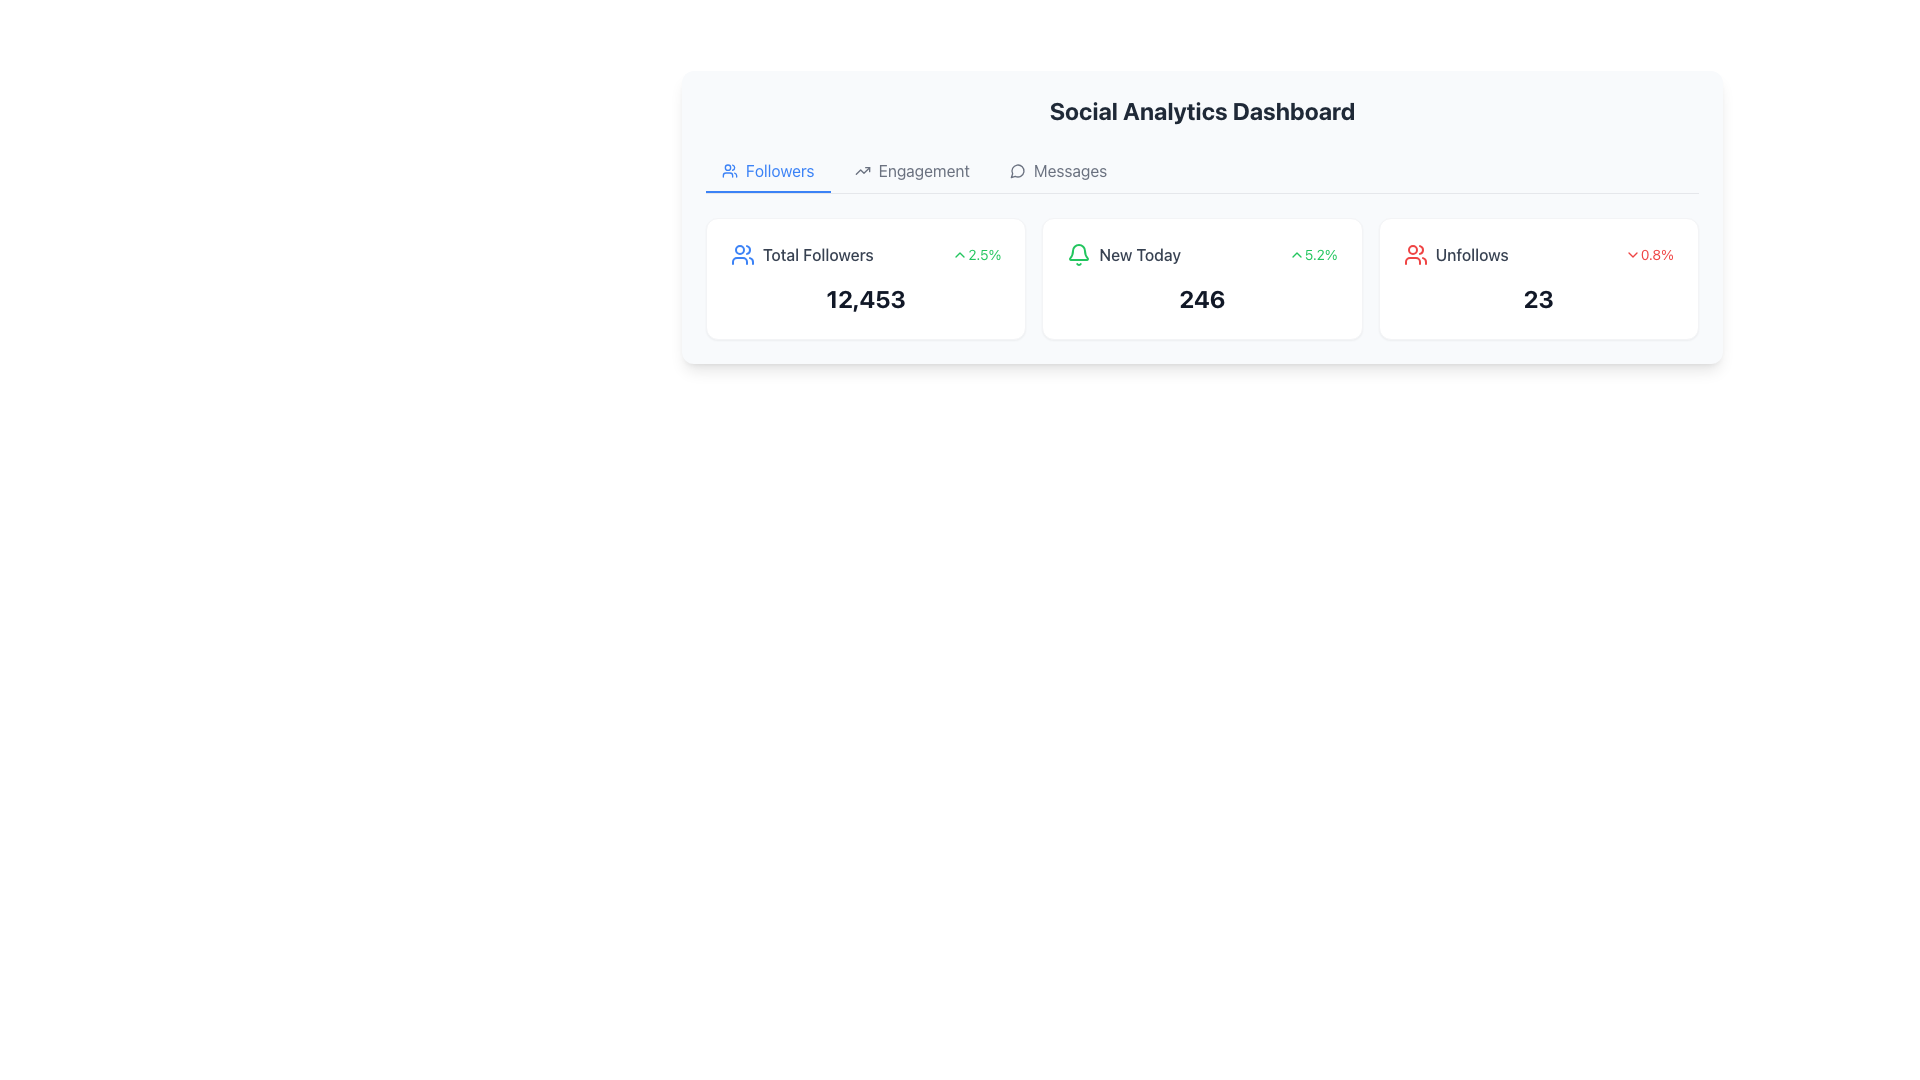  What do you see at coordinates (866, 299) in the screenshot?
I see `the Text Display that shows the total number of followers in the Social Analytics Dashboard, positioned in the center of the first card` at bounding box center [866, 299].